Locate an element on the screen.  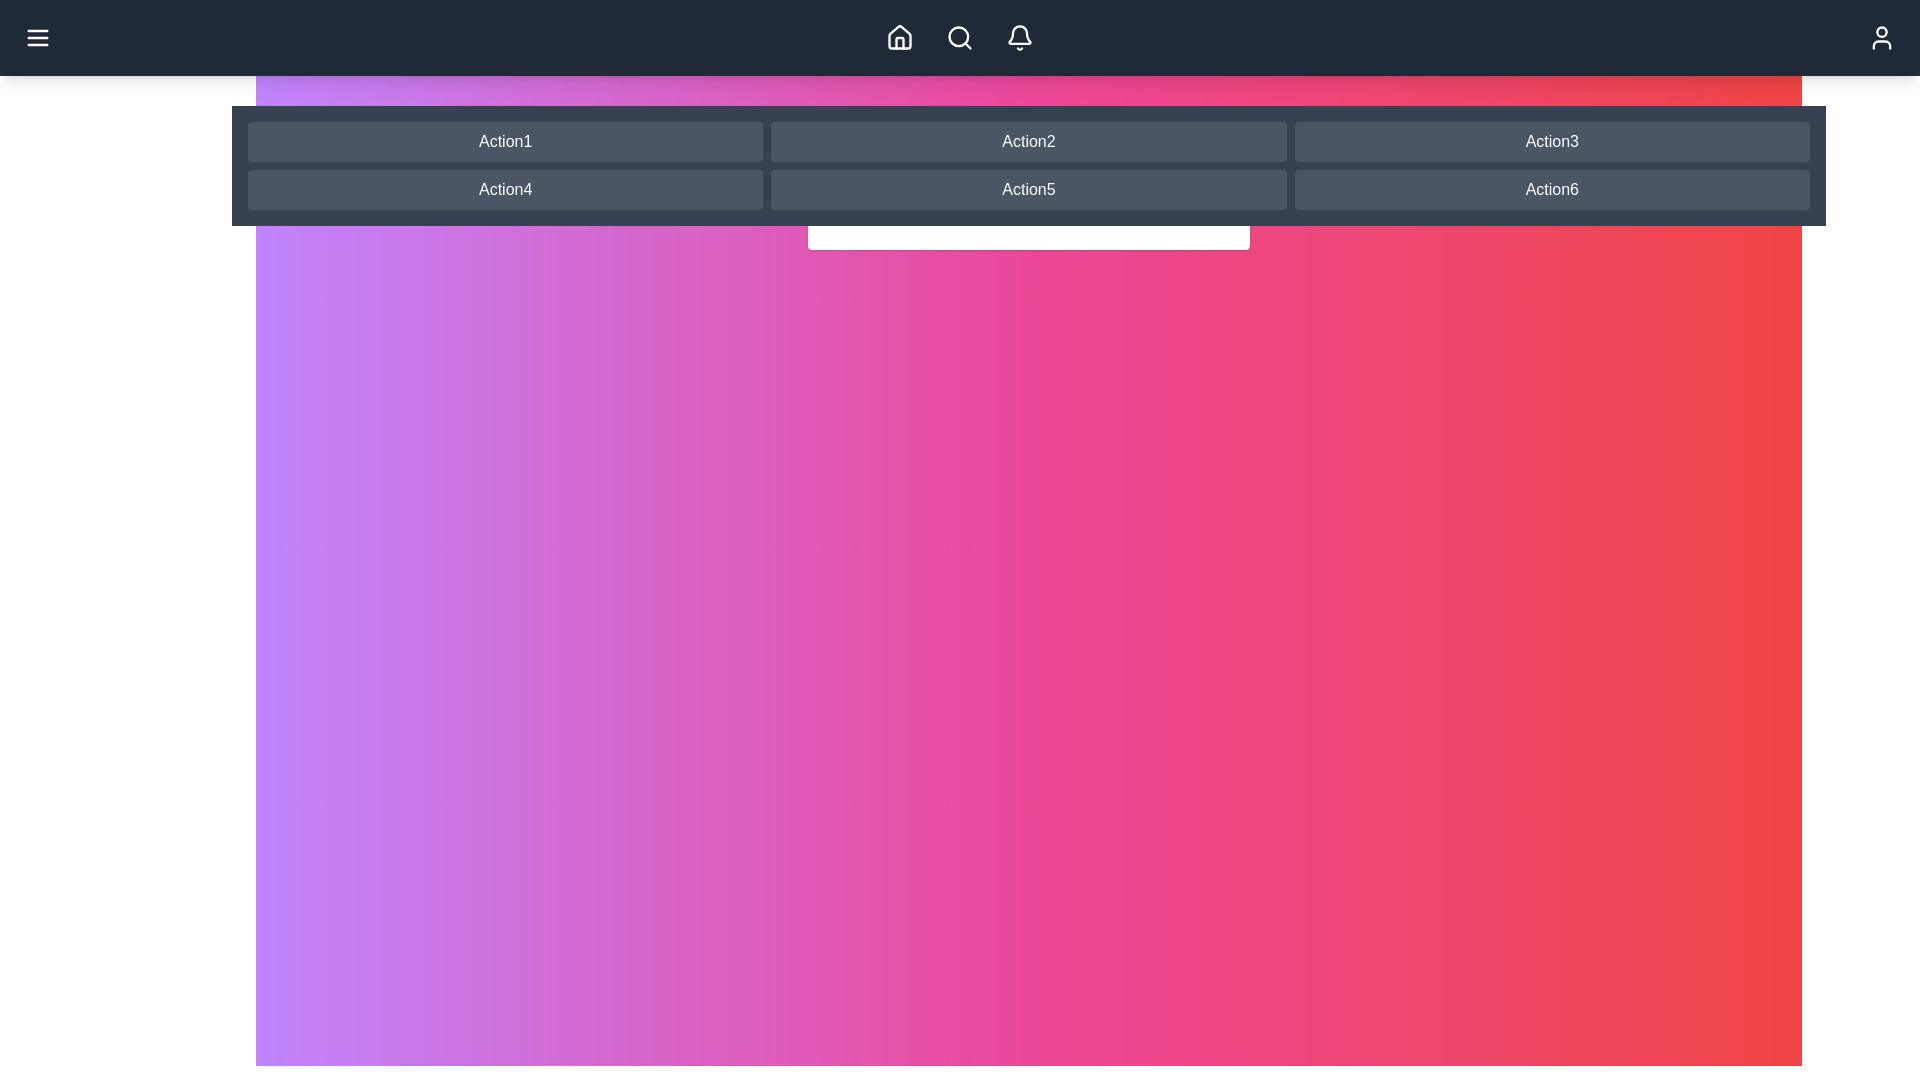
the navigation button labeled Action5 is located at coordinates (1027, 189).